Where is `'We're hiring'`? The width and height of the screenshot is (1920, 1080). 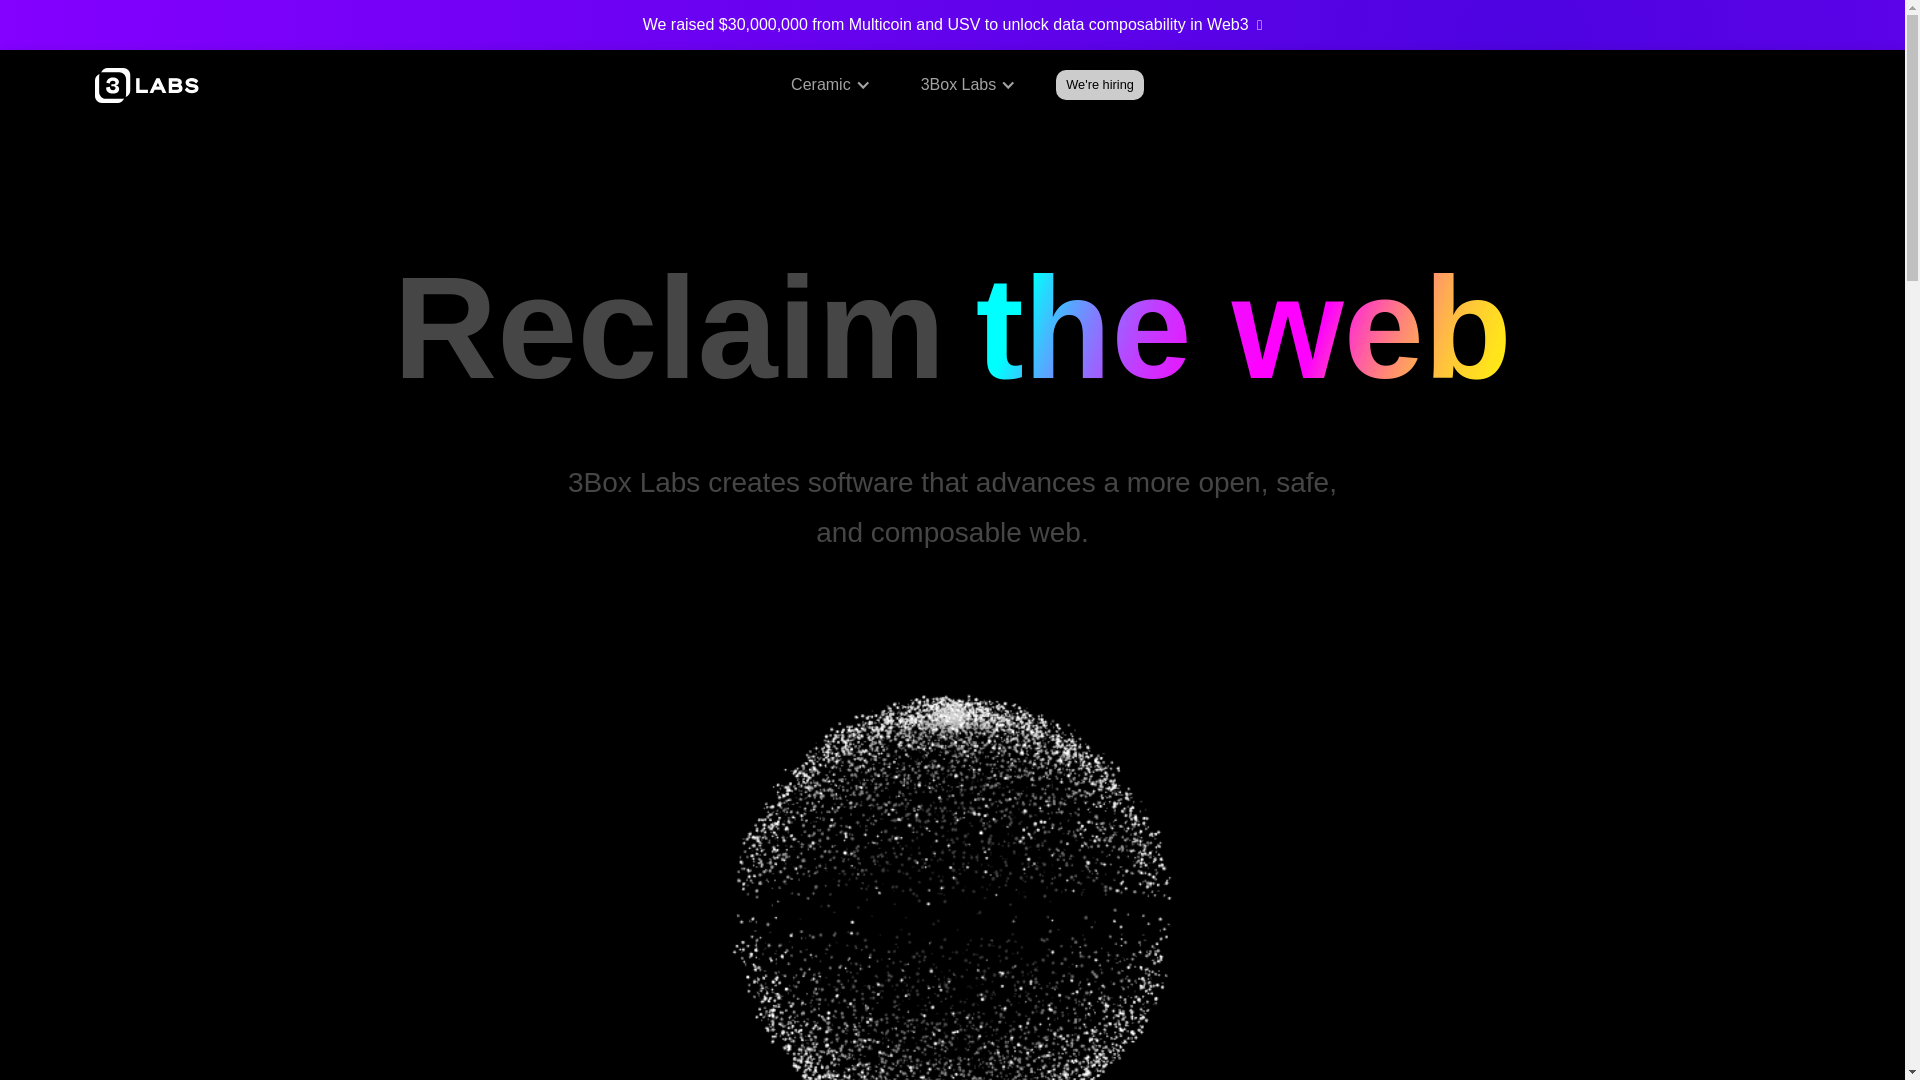 'We're hiring' is located at coordinates (1098, 83).